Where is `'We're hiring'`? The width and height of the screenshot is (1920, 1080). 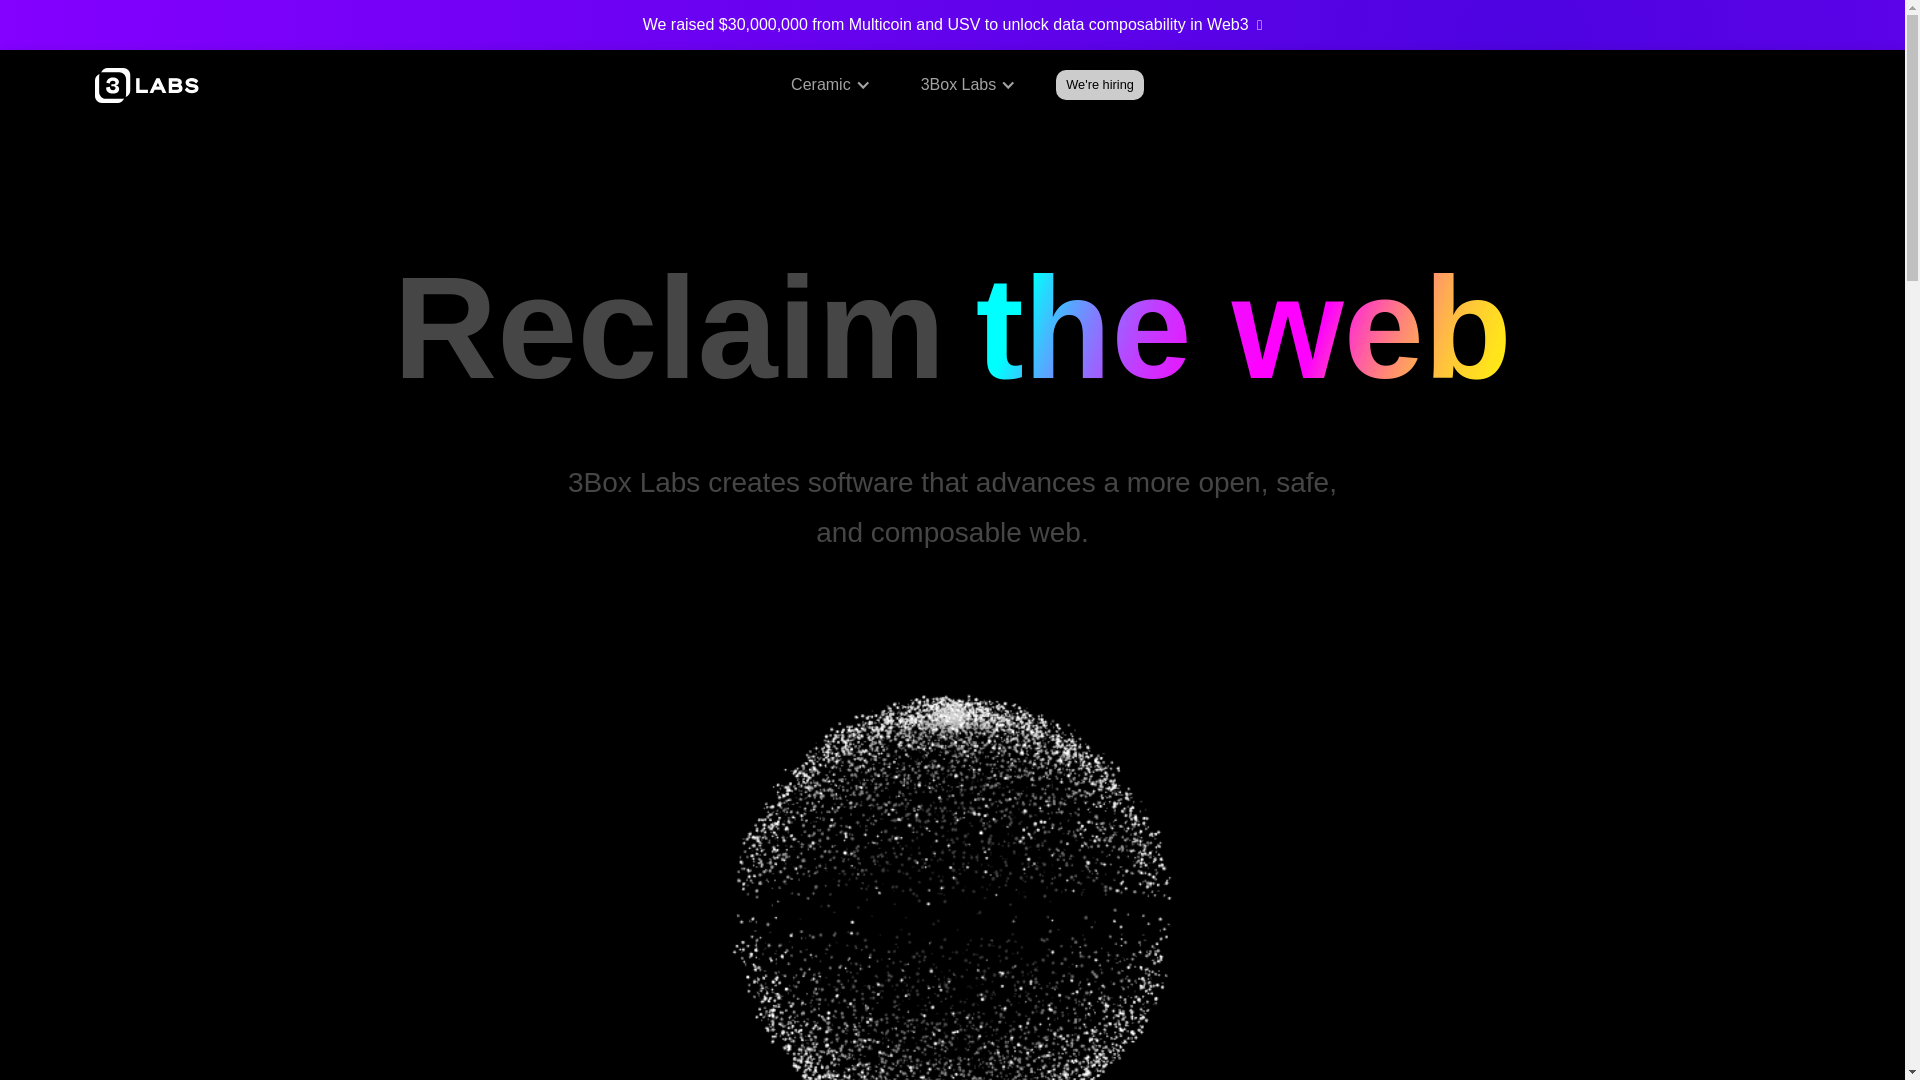 'We're hiring' is located at coordinates (1098, 83).